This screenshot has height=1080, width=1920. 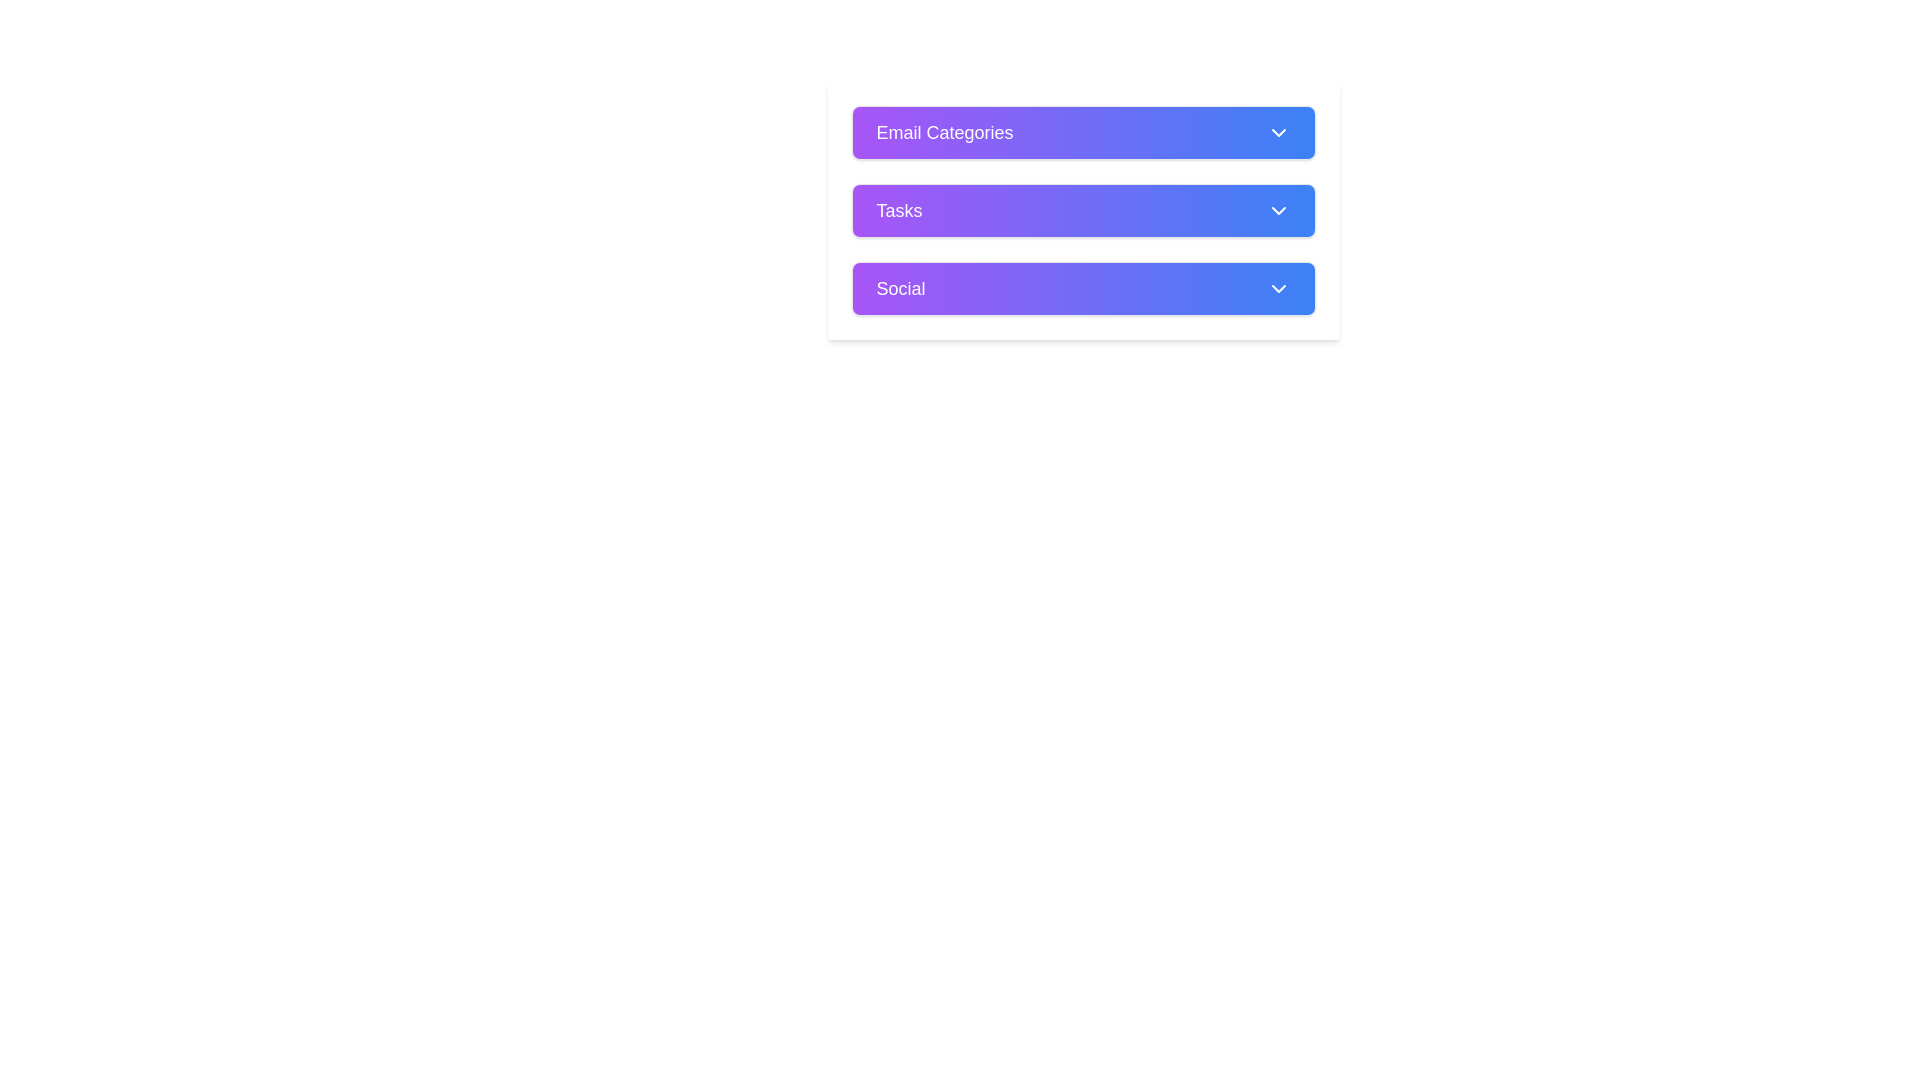 What do you see at coordinates (1082, 289) in the screenshot?
I see `on the 'Social' dropdown or collapsible toggle button` at bounding box center [1082, 289].